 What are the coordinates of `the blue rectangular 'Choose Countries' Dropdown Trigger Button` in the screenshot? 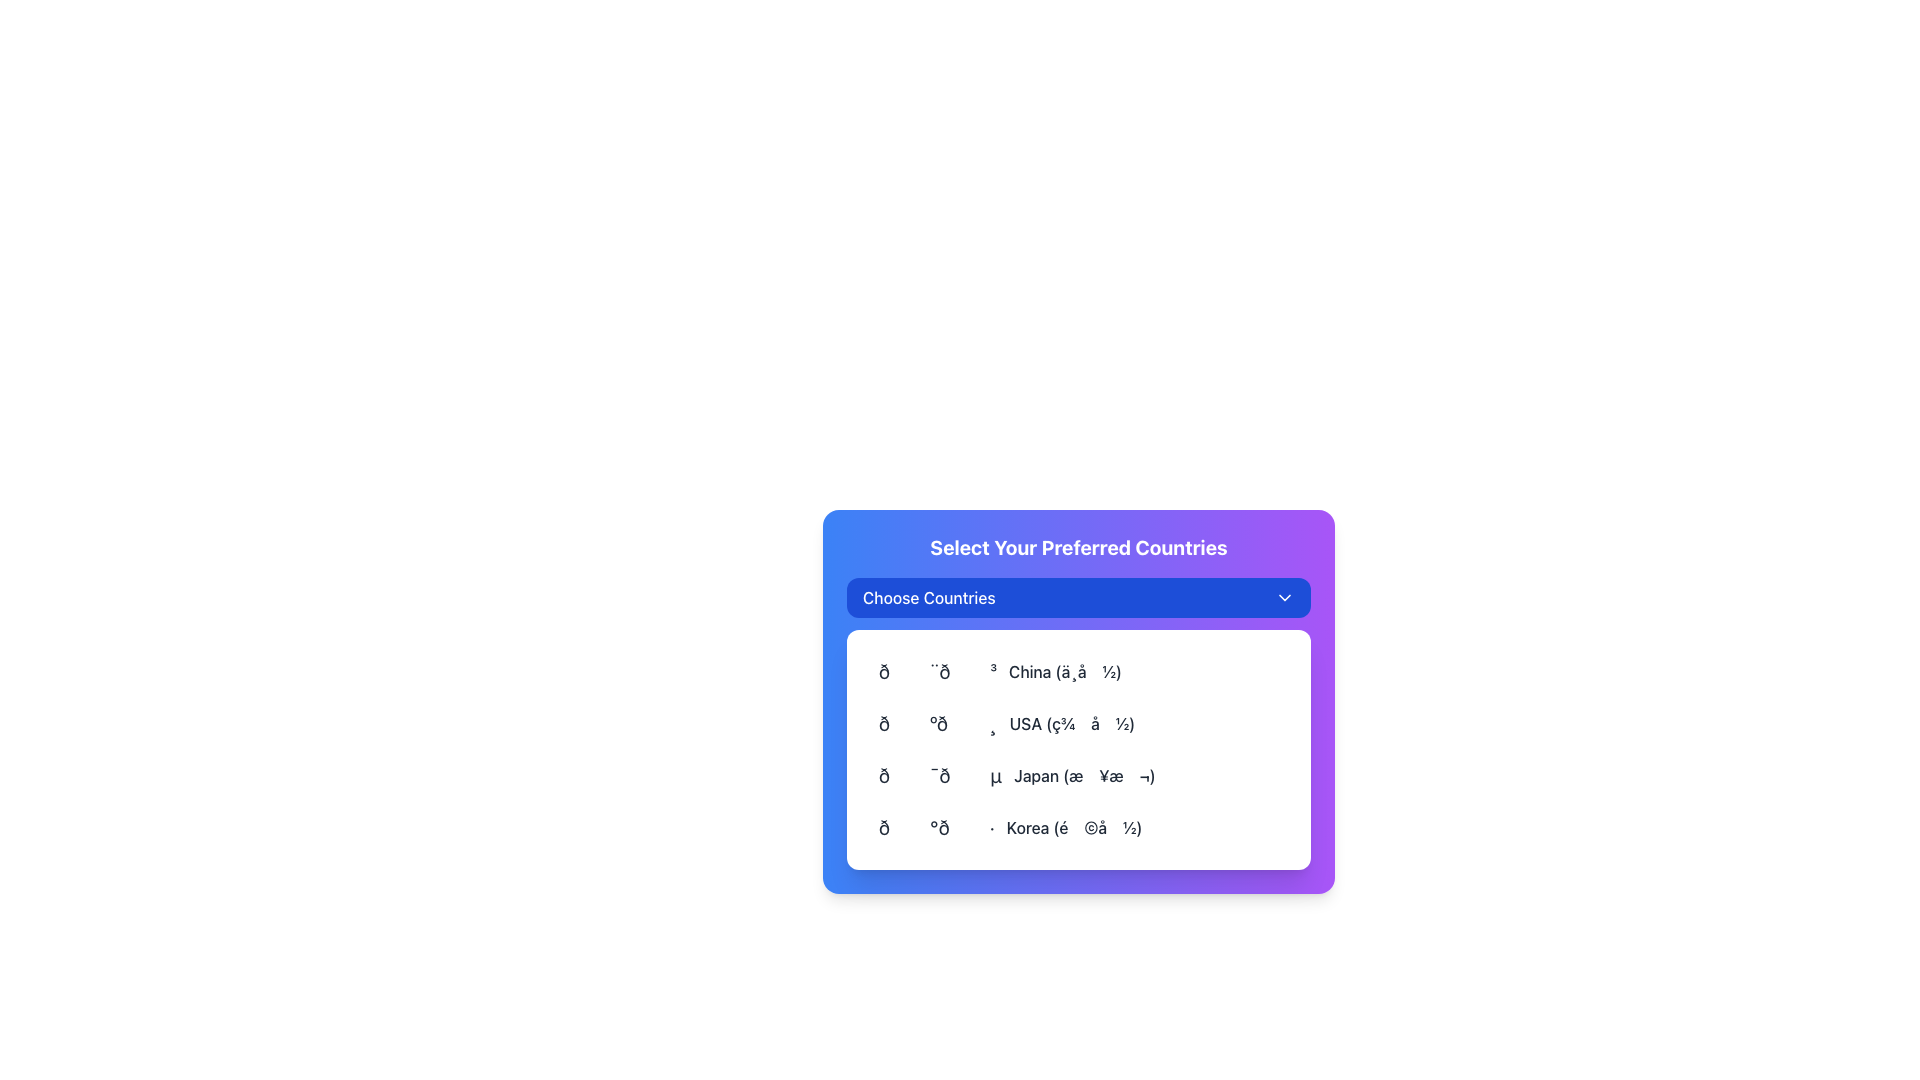 It's located at (1078, 596).